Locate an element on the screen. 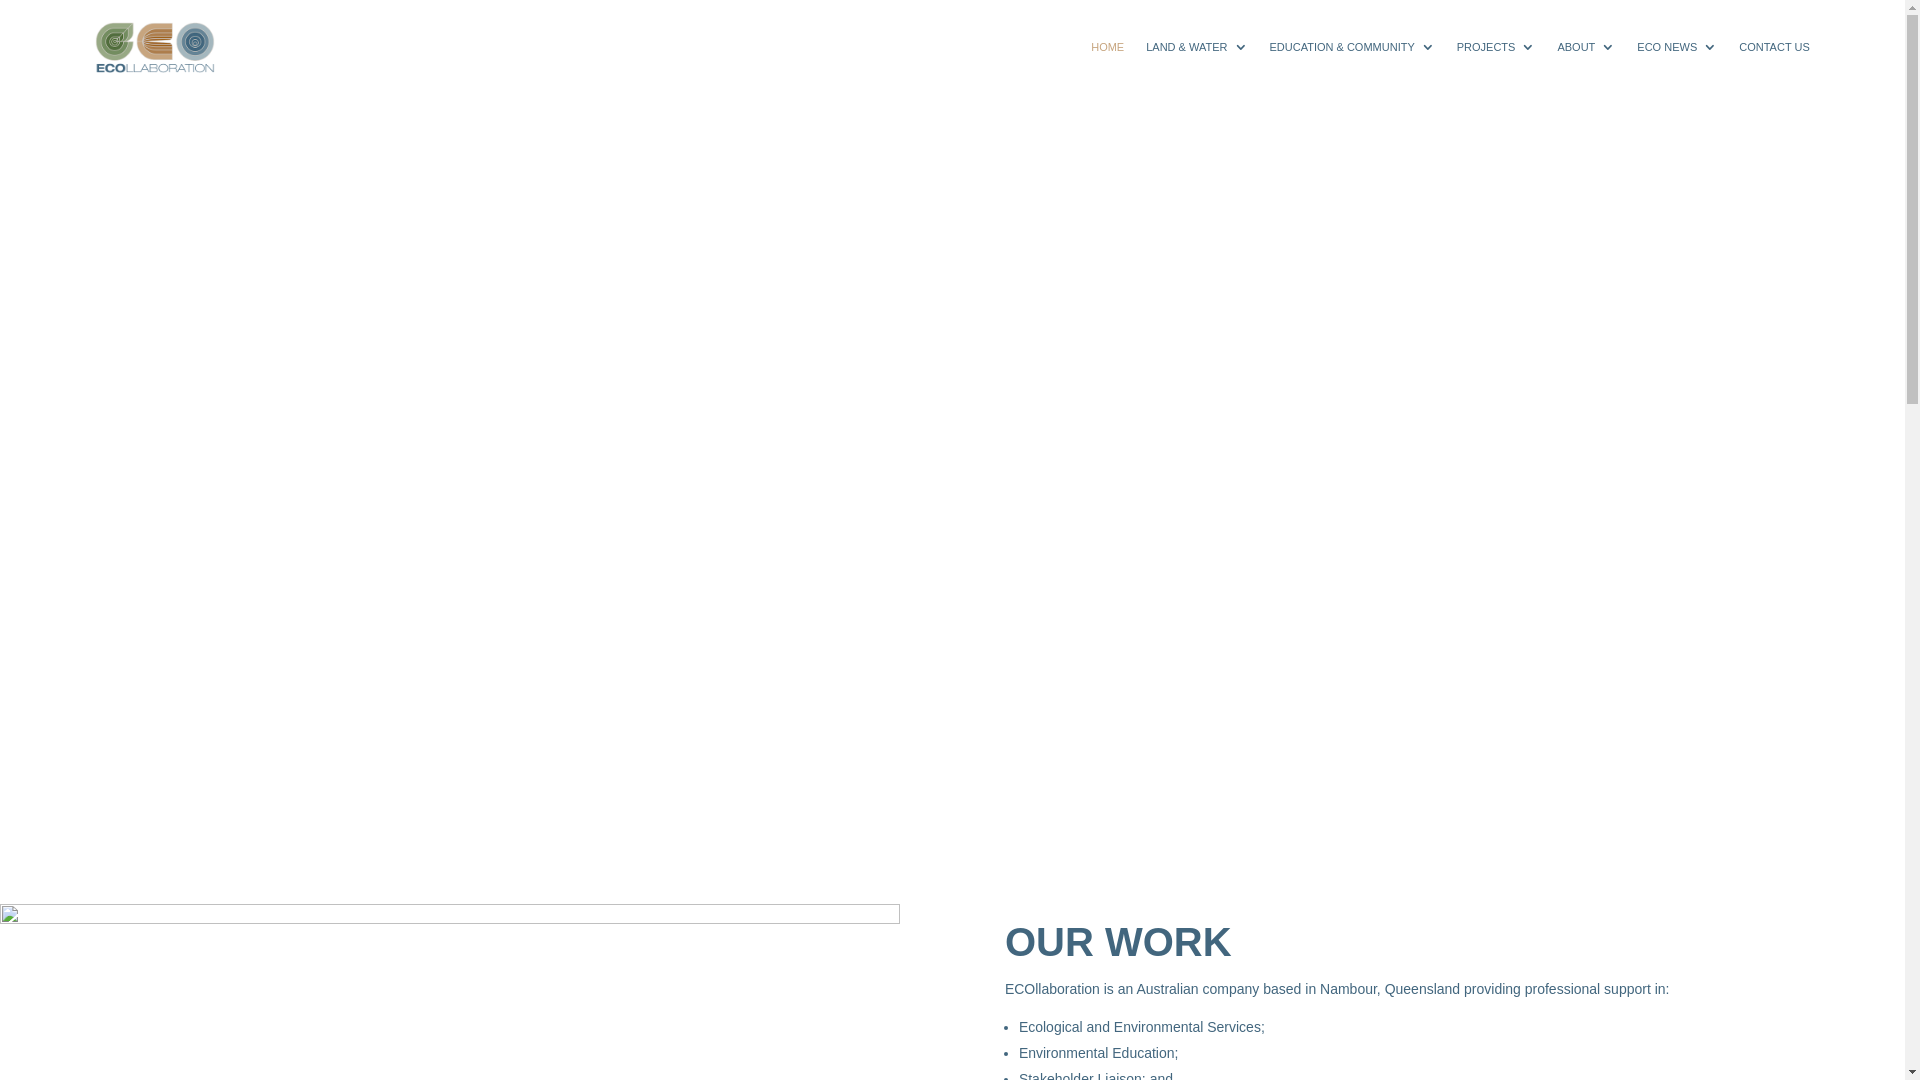 The image size is (1920, 1080). 'ABOUT' is located at coordinates (1555, 46).